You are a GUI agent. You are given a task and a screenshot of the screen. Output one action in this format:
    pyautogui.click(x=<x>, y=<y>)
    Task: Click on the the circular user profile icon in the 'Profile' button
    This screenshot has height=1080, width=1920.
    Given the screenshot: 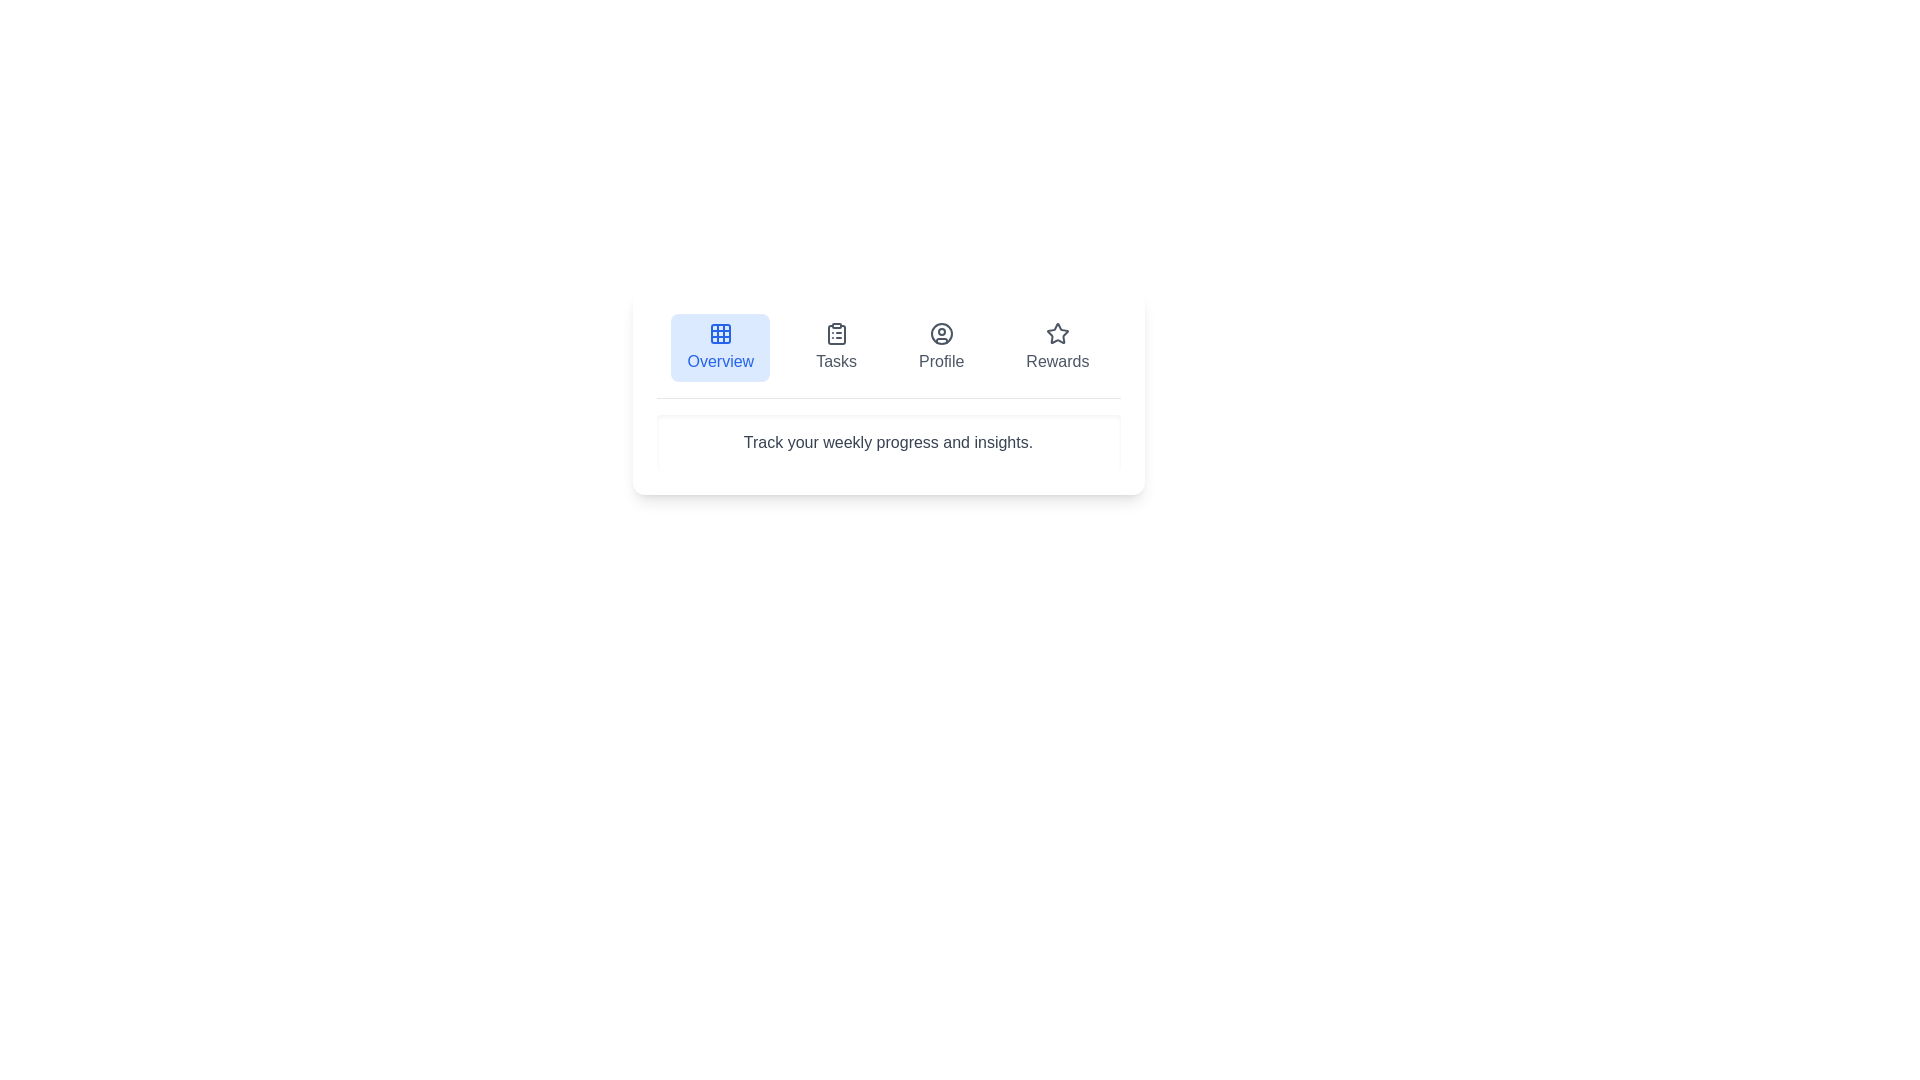 What is the action you would take?
    pyautogui.click(x=940, y=333)
    